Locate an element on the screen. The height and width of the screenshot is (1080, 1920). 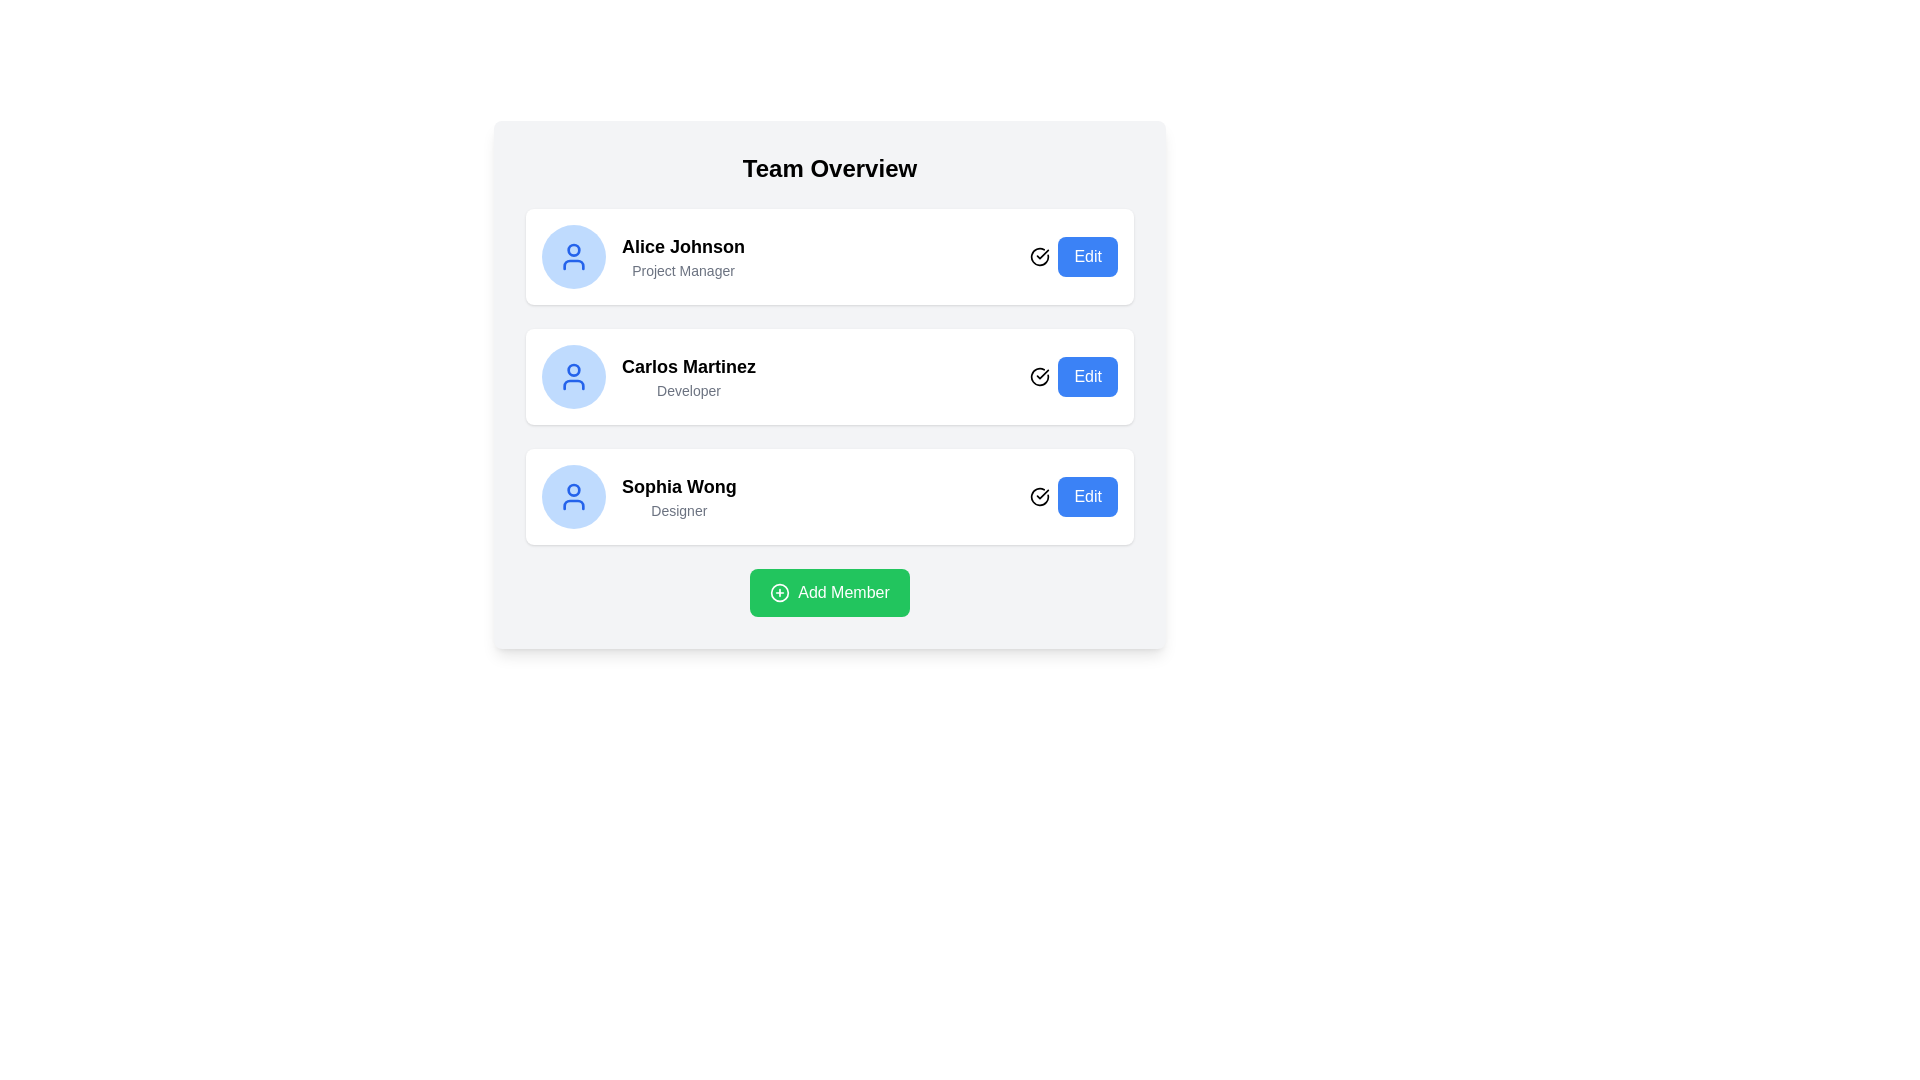
circular SVG icon with a plus sign in its center, located within the green button beside the 'Add Member' text, for customization options is located at coordinates (779, 592).